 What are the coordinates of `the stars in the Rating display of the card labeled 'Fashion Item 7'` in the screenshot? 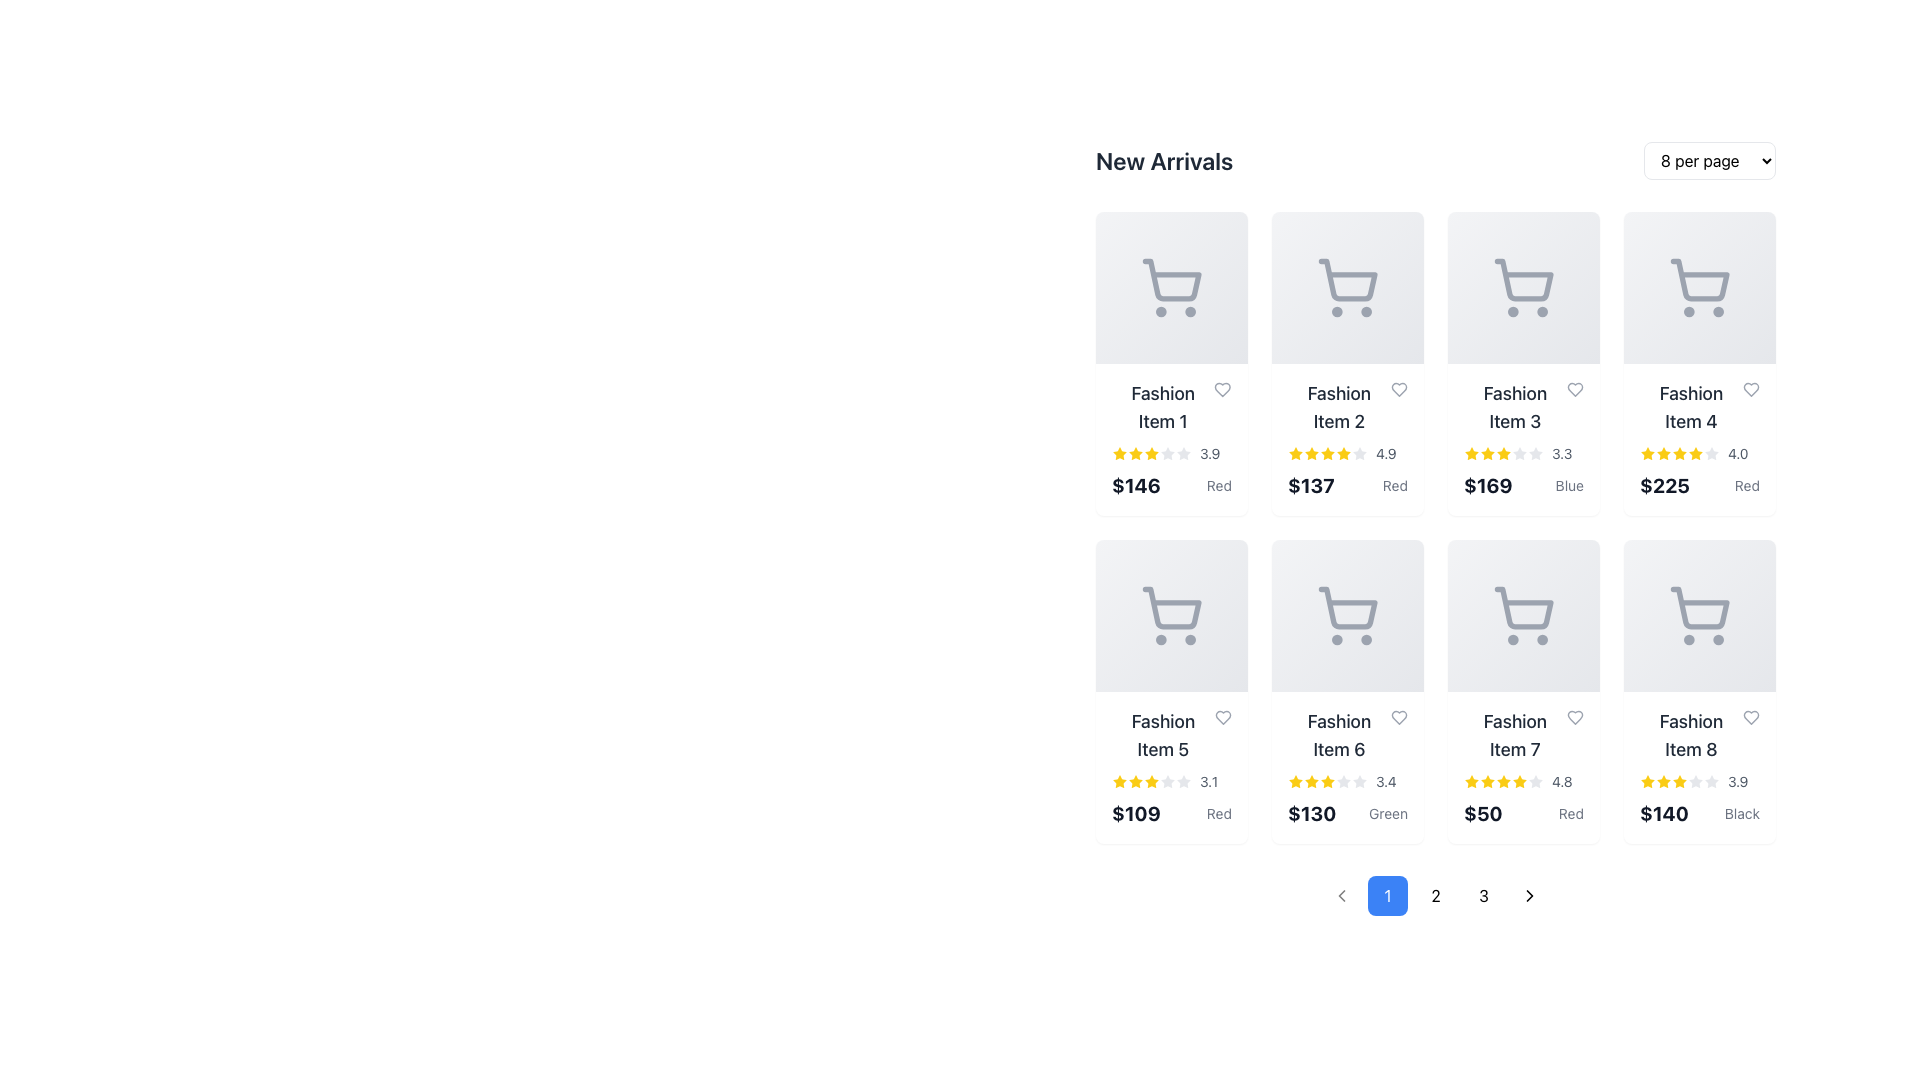 It's located at (1522, 781).